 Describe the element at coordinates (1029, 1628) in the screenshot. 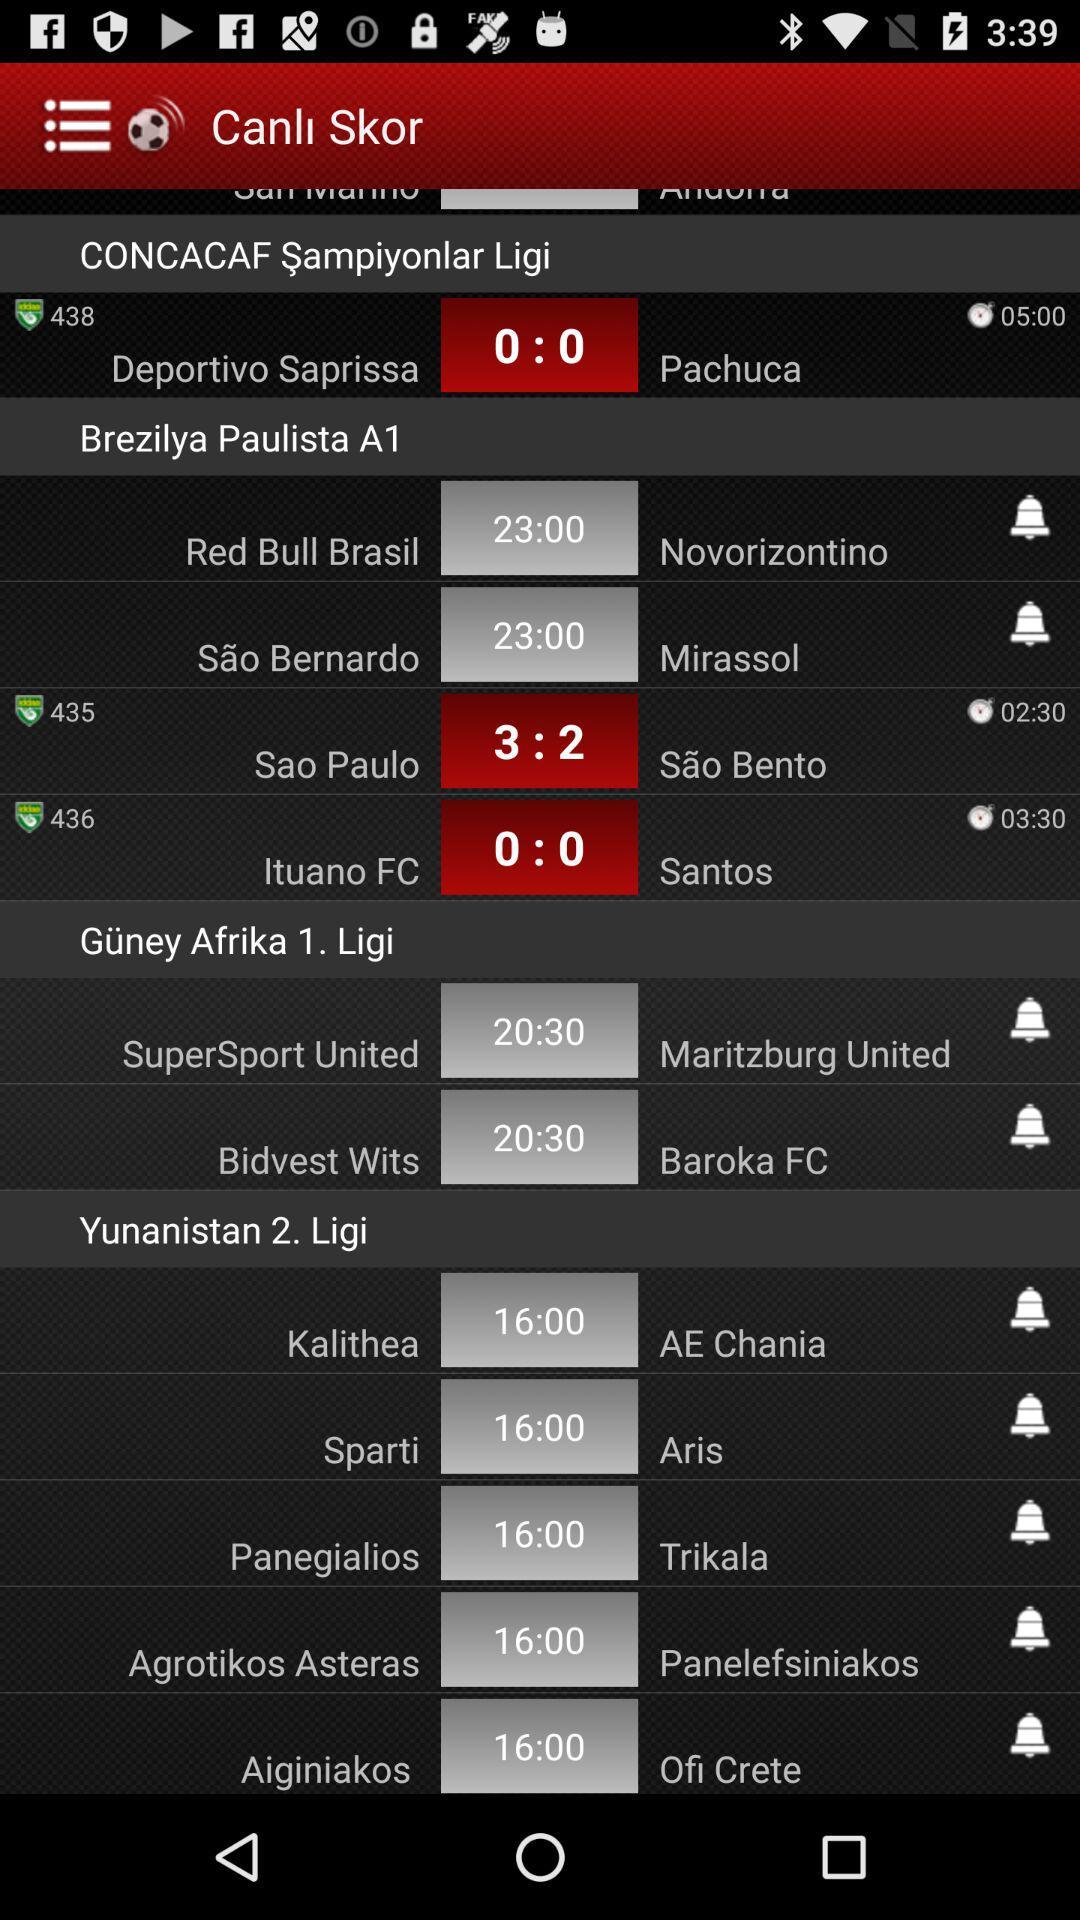

I see `turn off notifications` at that location.